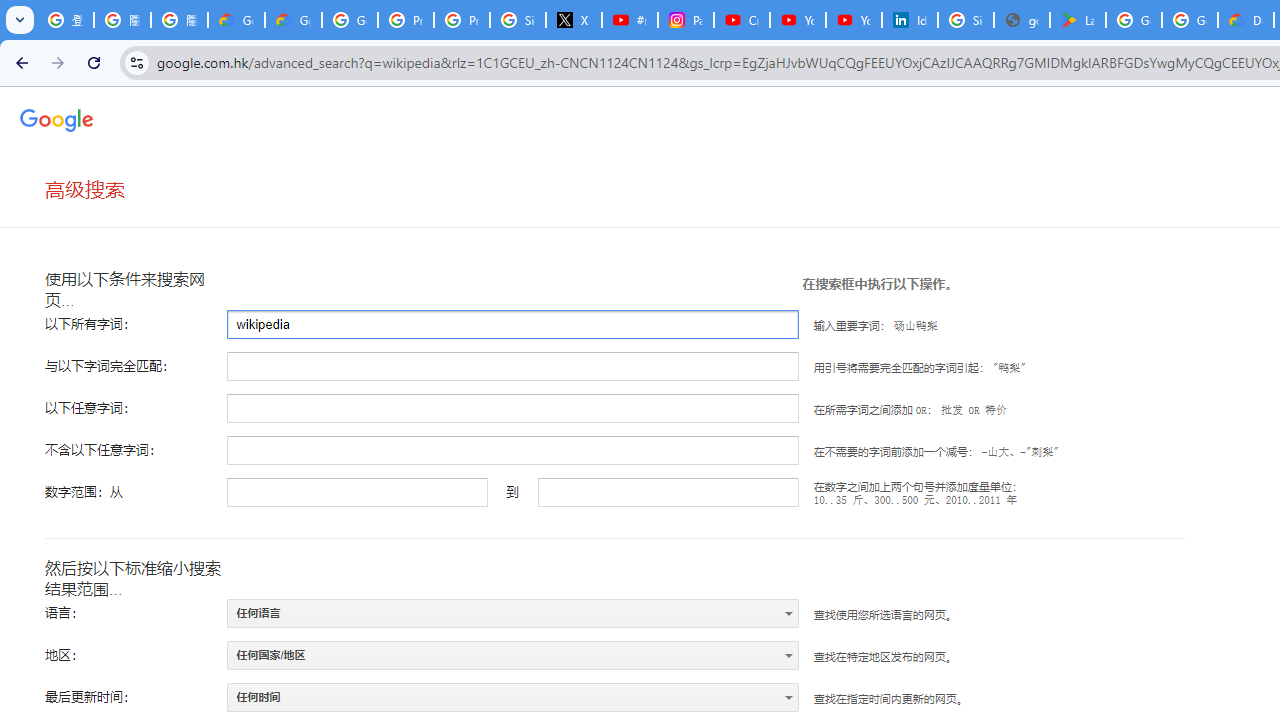  Describe the element at coordinates (966, 20) in the screenshot. I see `'Sign in - Google Accounts'` at that location.